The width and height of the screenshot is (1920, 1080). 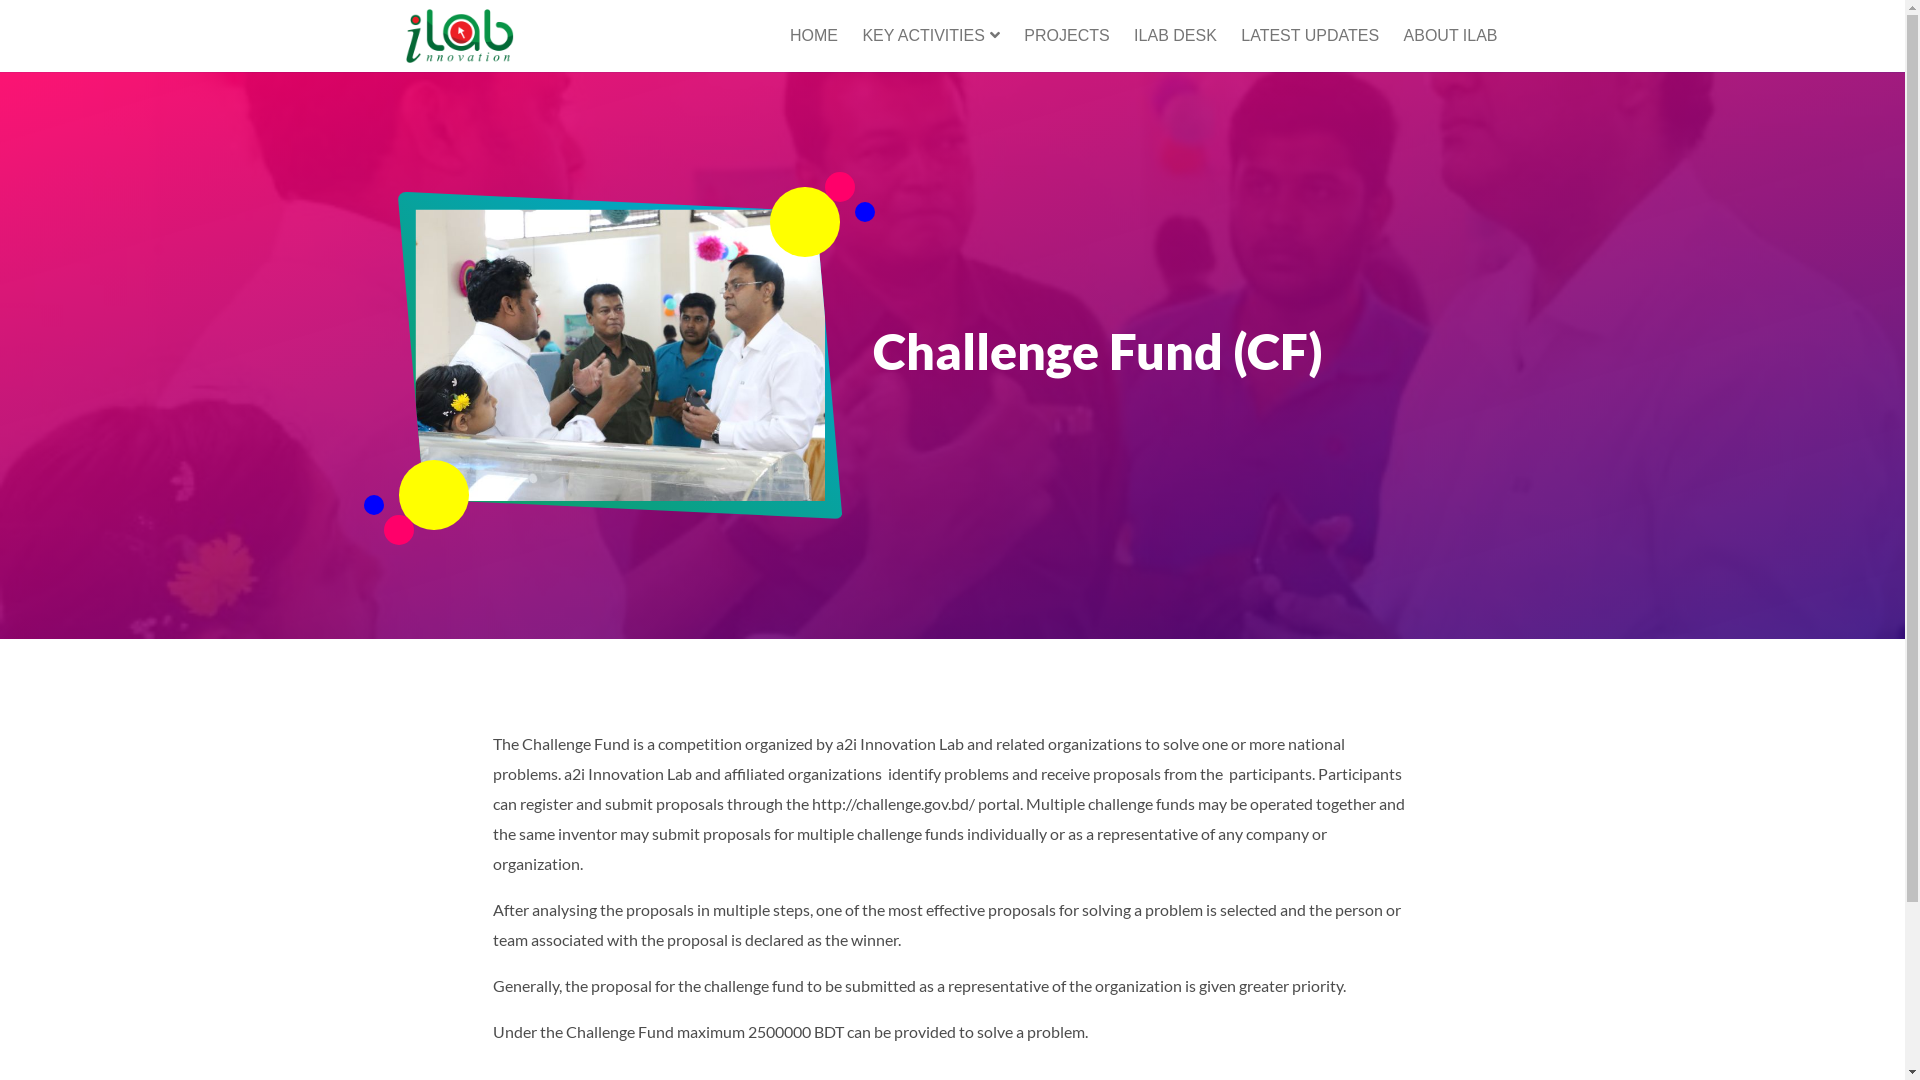 What do you see at coordinates (1310, 35) in the screenshot?
I see `'LATEST UPDATES'` at bounding box center [1310, 35].